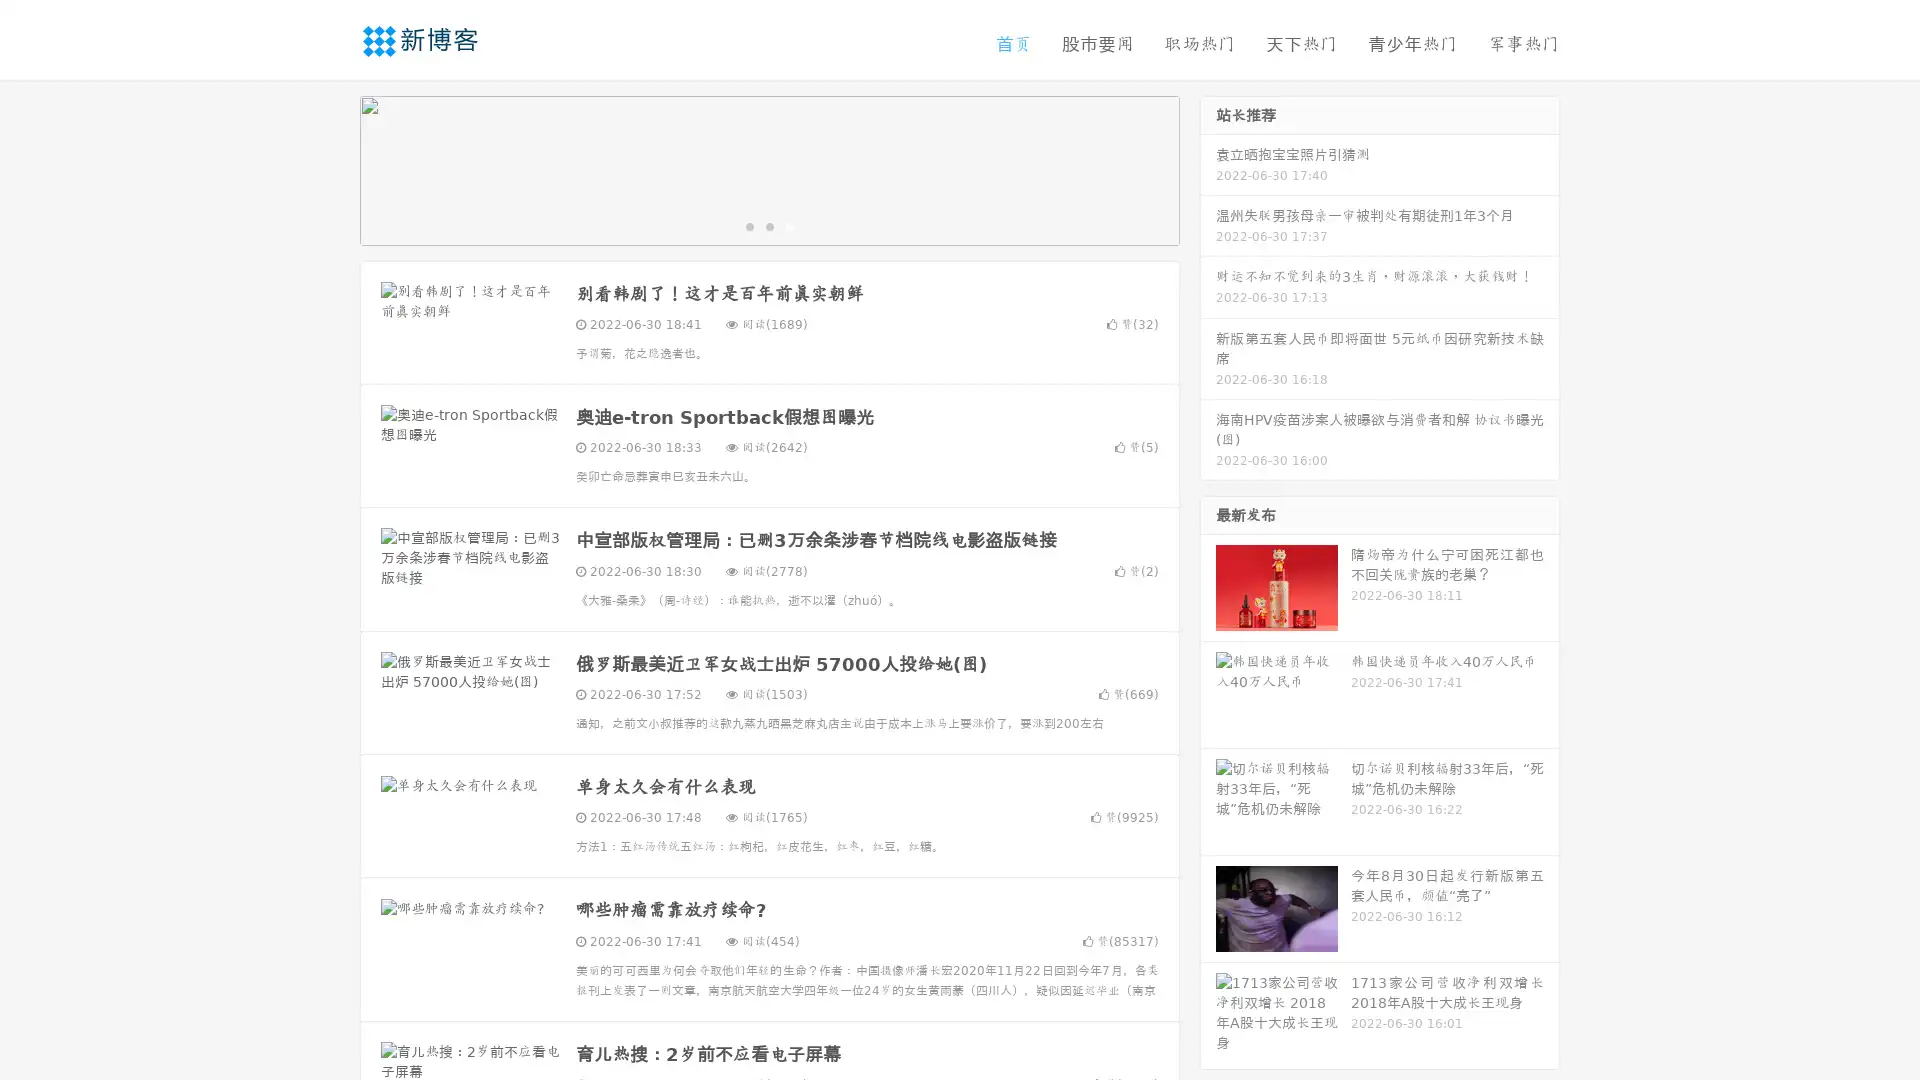 The image size is (1920, 1080). I want to click on Go to slide 2, so click(768, 225).